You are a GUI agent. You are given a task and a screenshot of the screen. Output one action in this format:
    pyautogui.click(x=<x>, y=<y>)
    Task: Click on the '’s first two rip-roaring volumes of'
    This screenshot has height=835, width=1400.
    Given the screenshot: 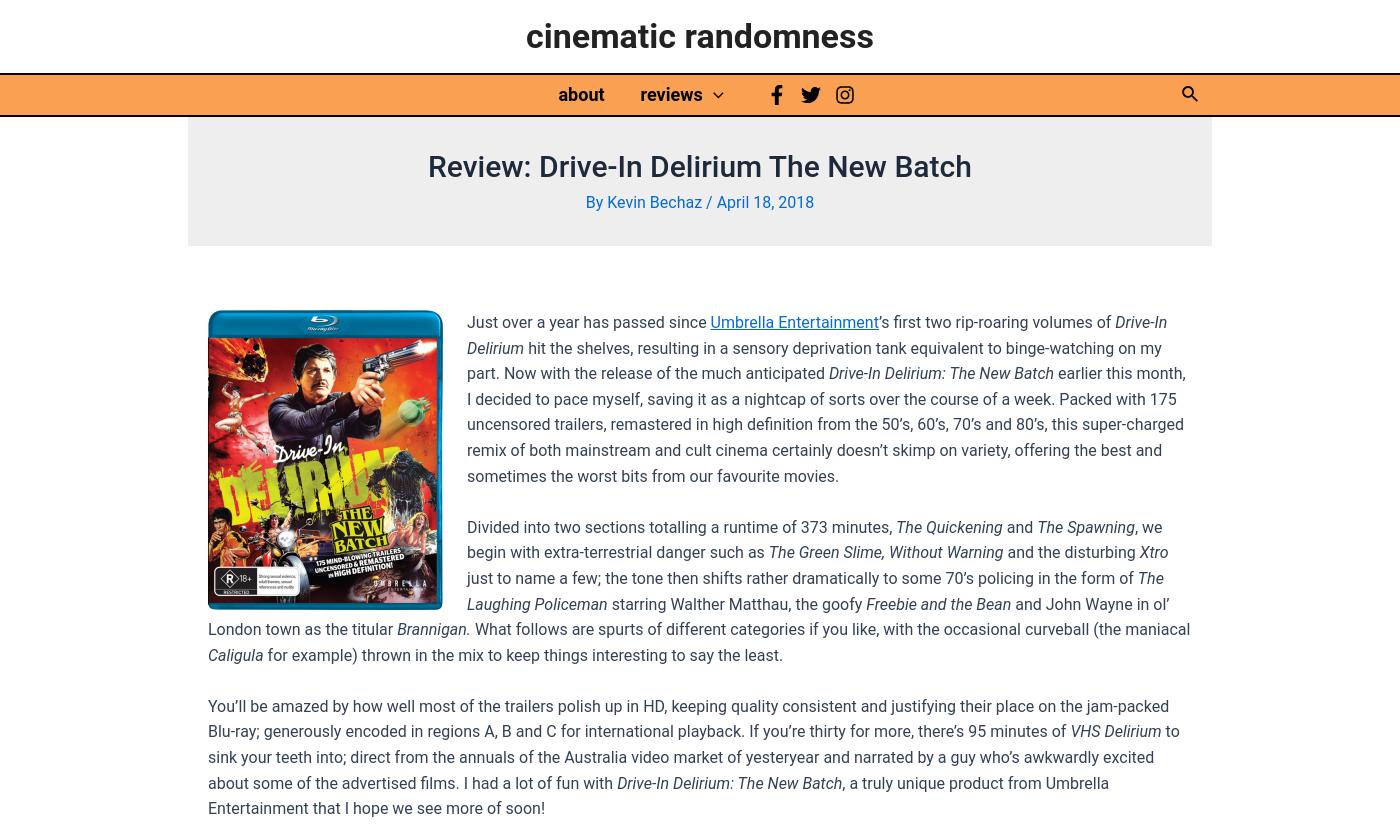 What is the action you would take?
    pyautogui.click(x=996, y=320)
    